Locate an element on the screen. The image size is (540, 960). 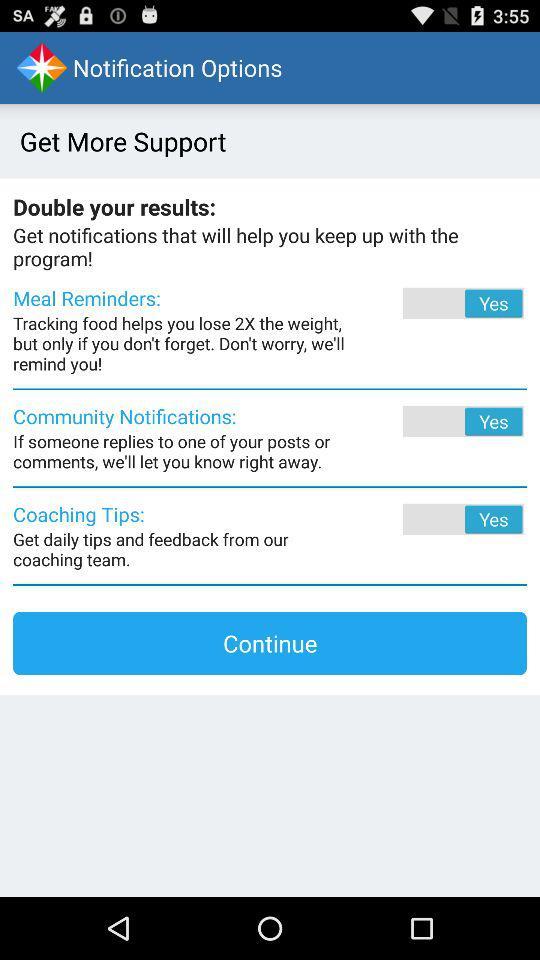
the app below get notifications that item is located at coordinates (435, 303).